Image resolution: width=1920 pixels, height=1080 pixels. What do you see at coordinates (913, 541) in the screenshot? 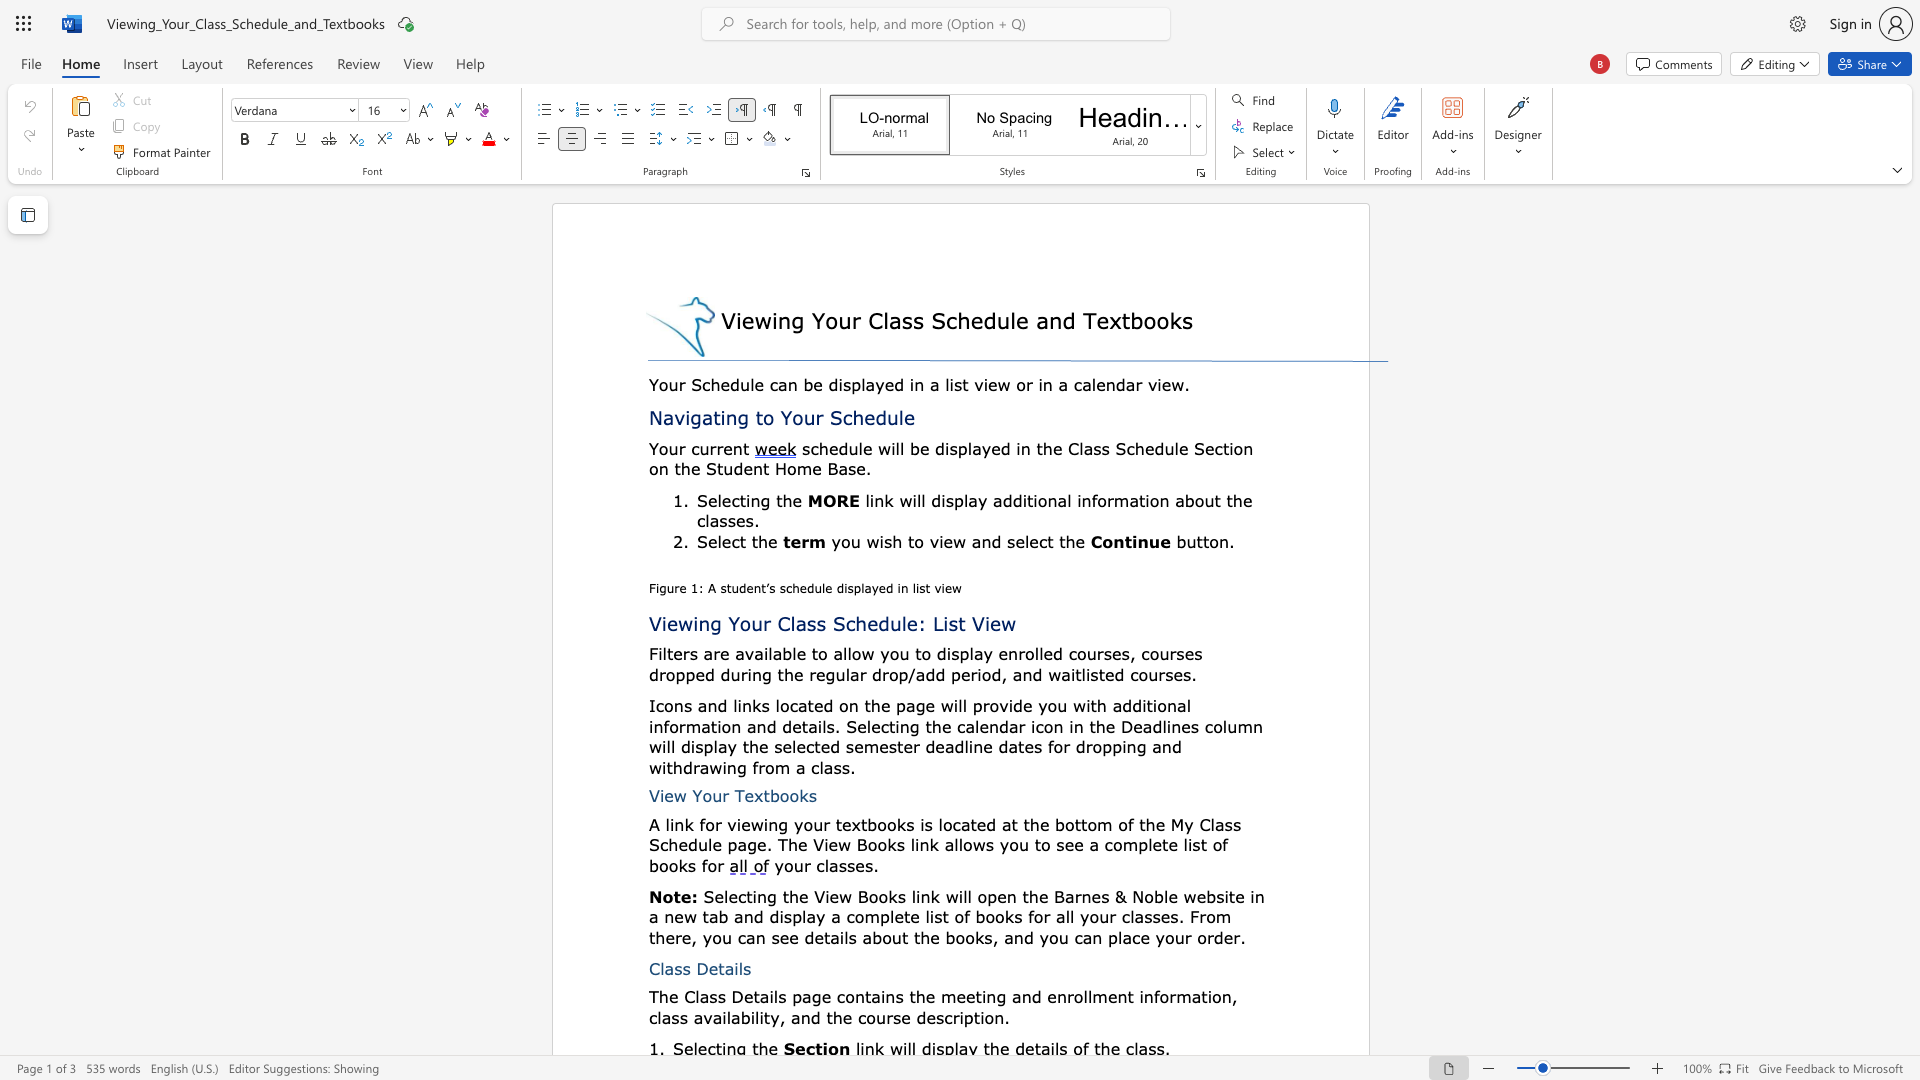
I see `the subset text "o view and s" within the text "you wish to view and select the"` at bounding box center [913, 541].